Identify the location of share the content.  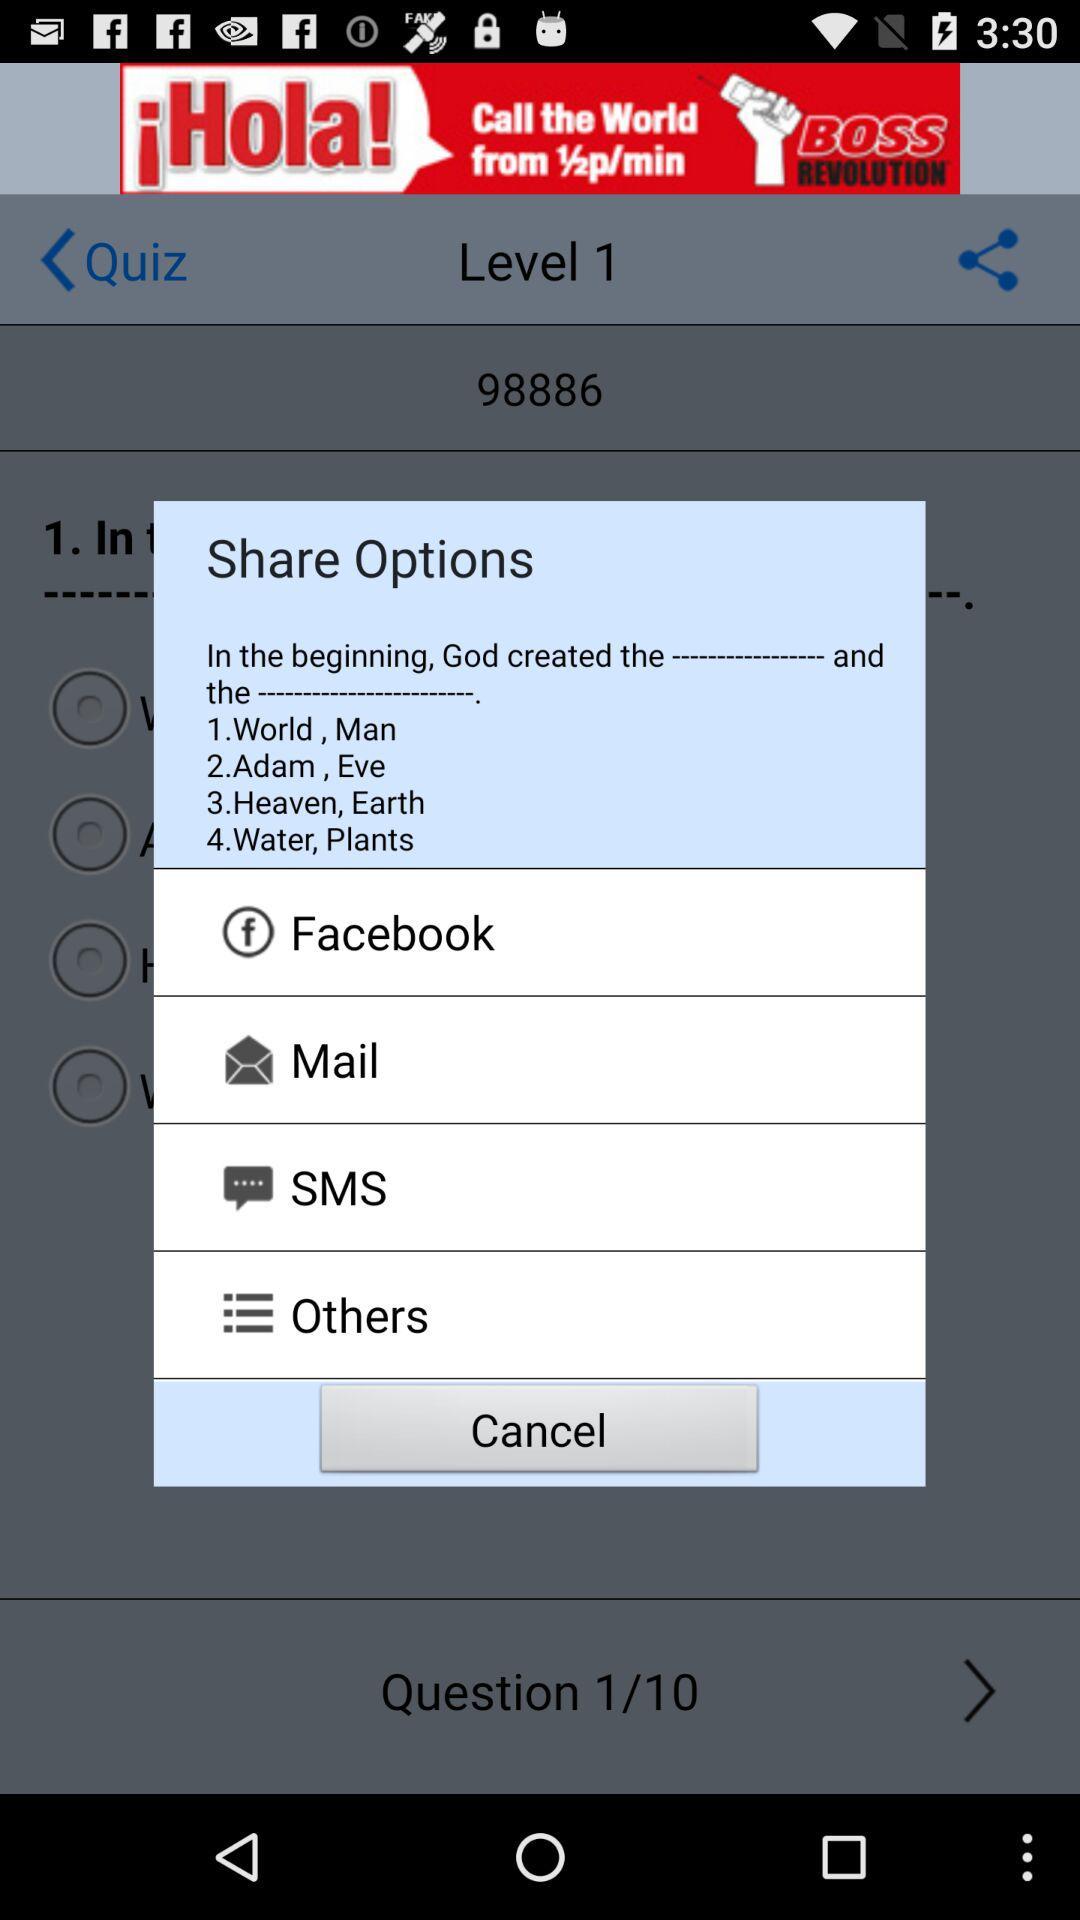
(987, 258).